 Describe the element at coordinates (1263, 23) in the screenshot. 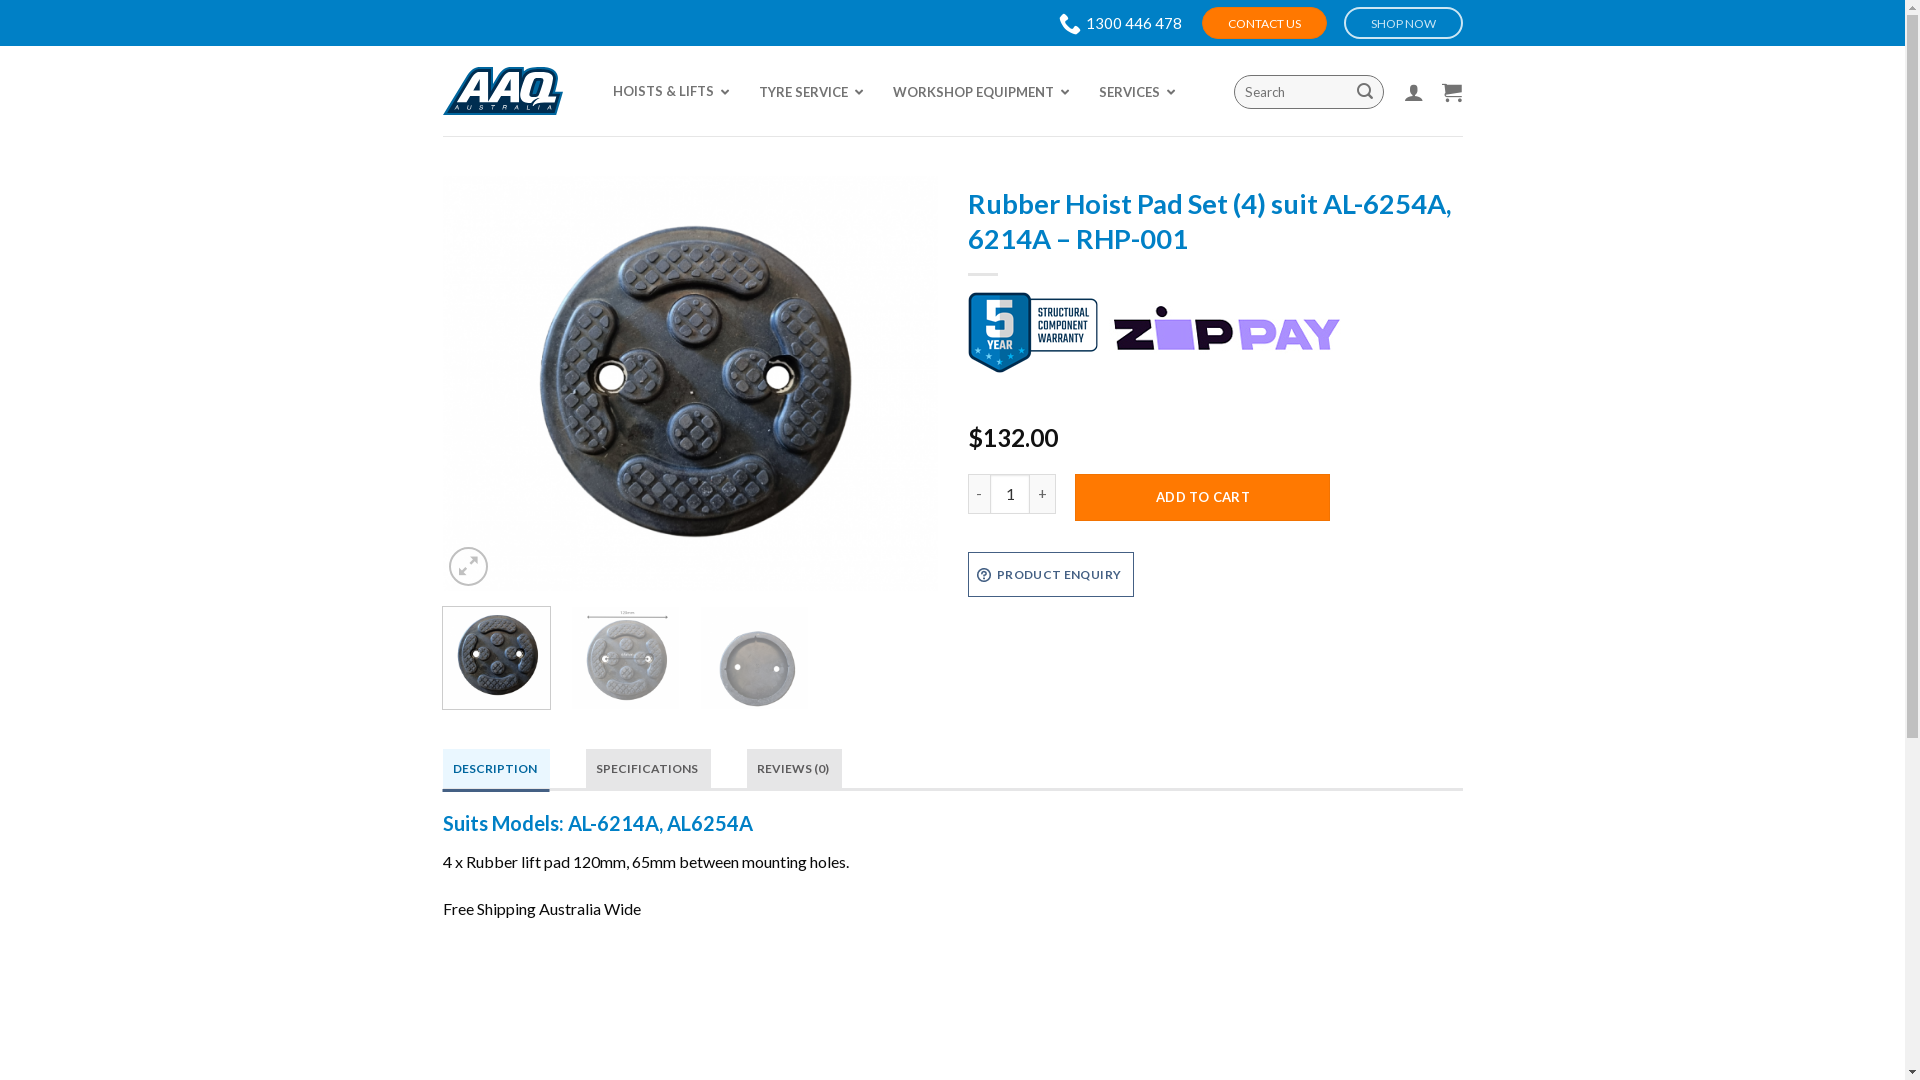

I see `'CONTACT US'` at that location.